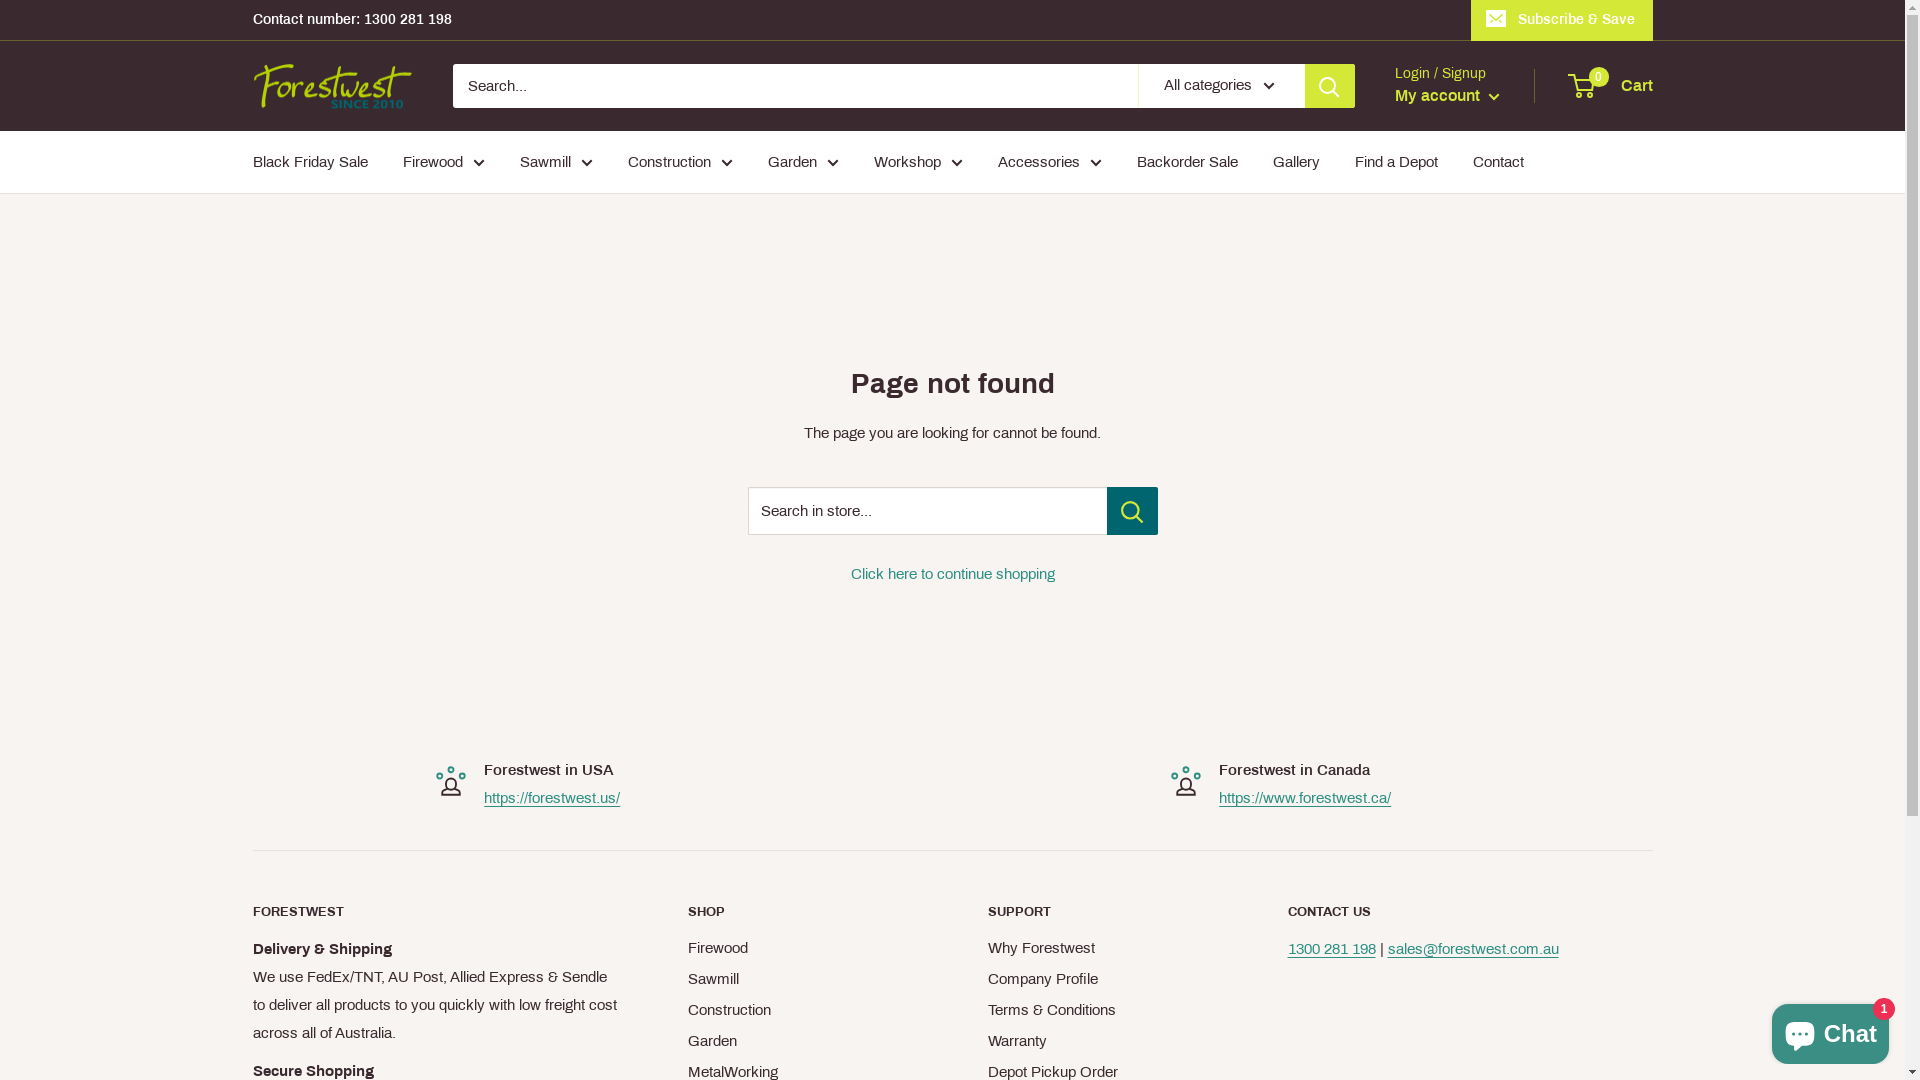 This screenshot has height=1080, width=1920. I want to click on 'Accessories', so click(1049, 161).